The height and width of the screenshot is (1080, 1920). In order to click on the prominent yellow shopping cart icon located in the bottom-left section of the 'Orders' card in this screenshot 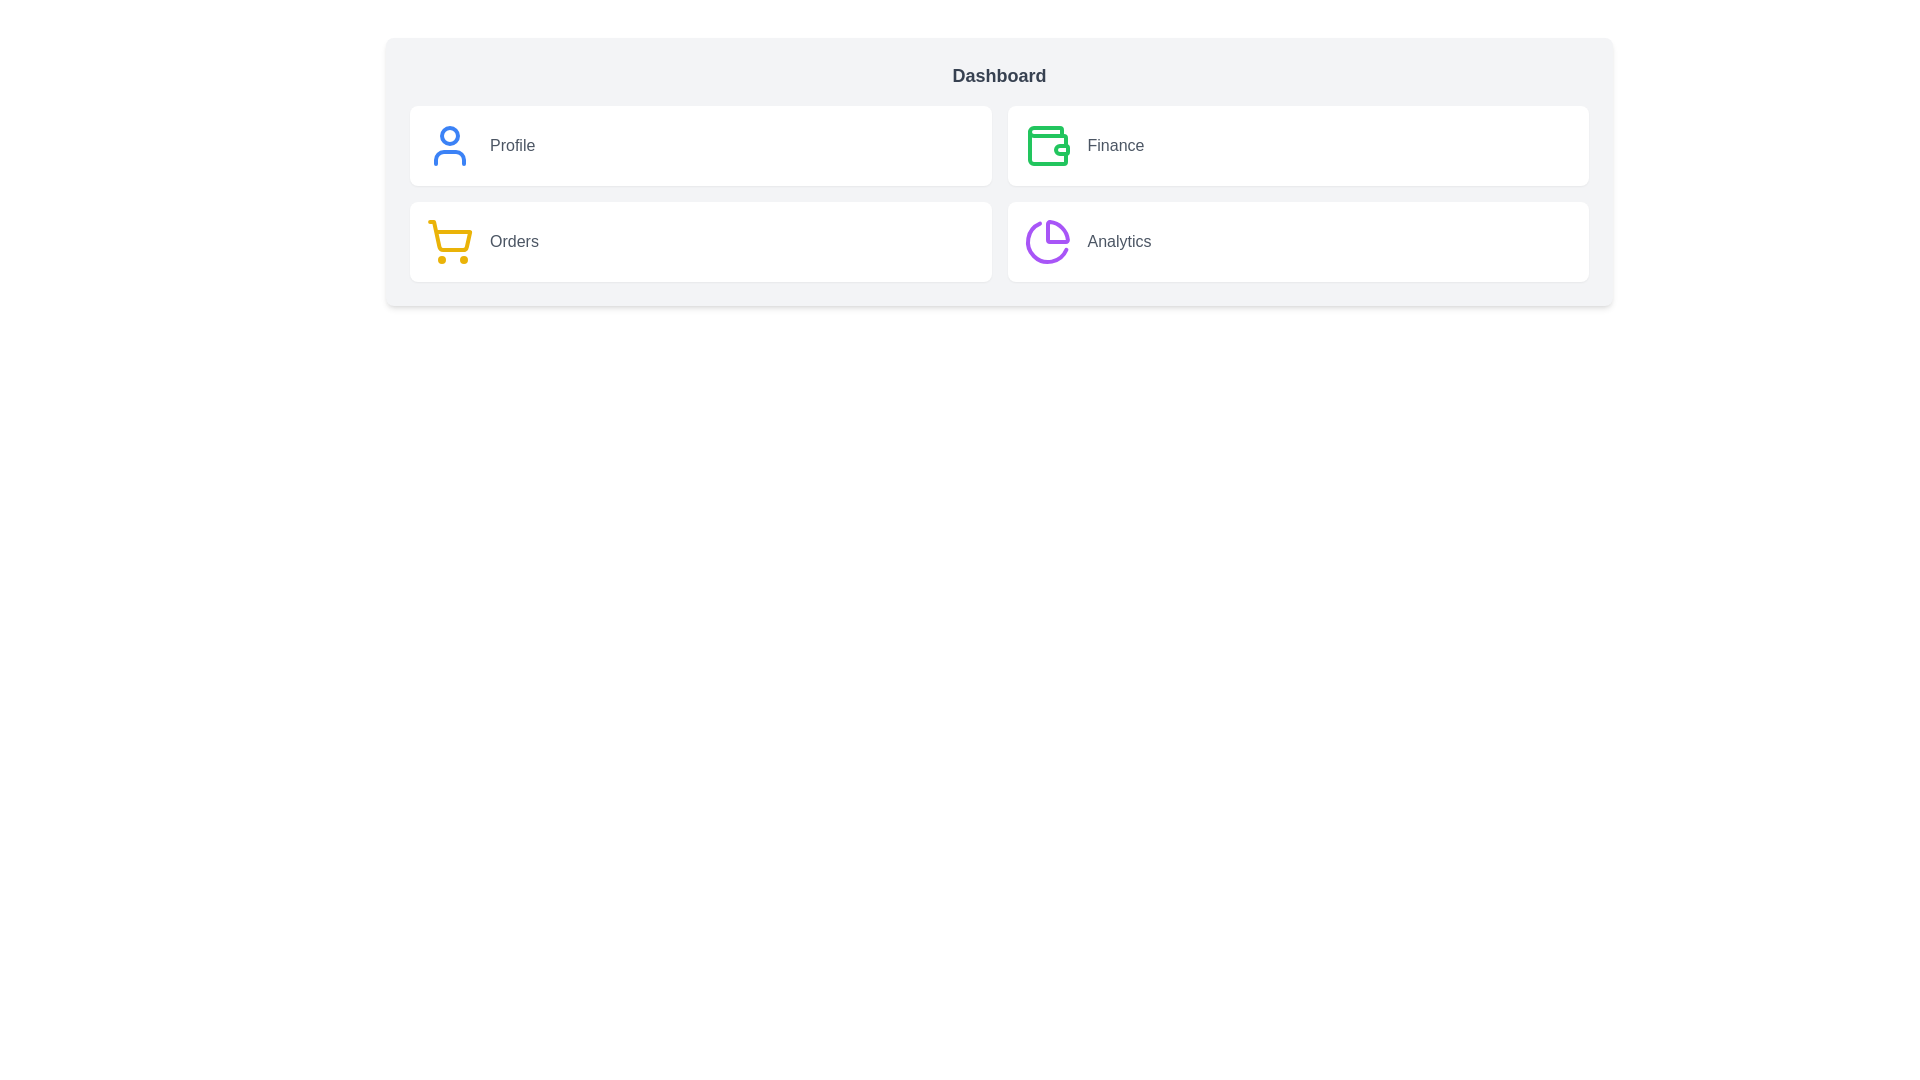, I will do `click(449, 235)`.